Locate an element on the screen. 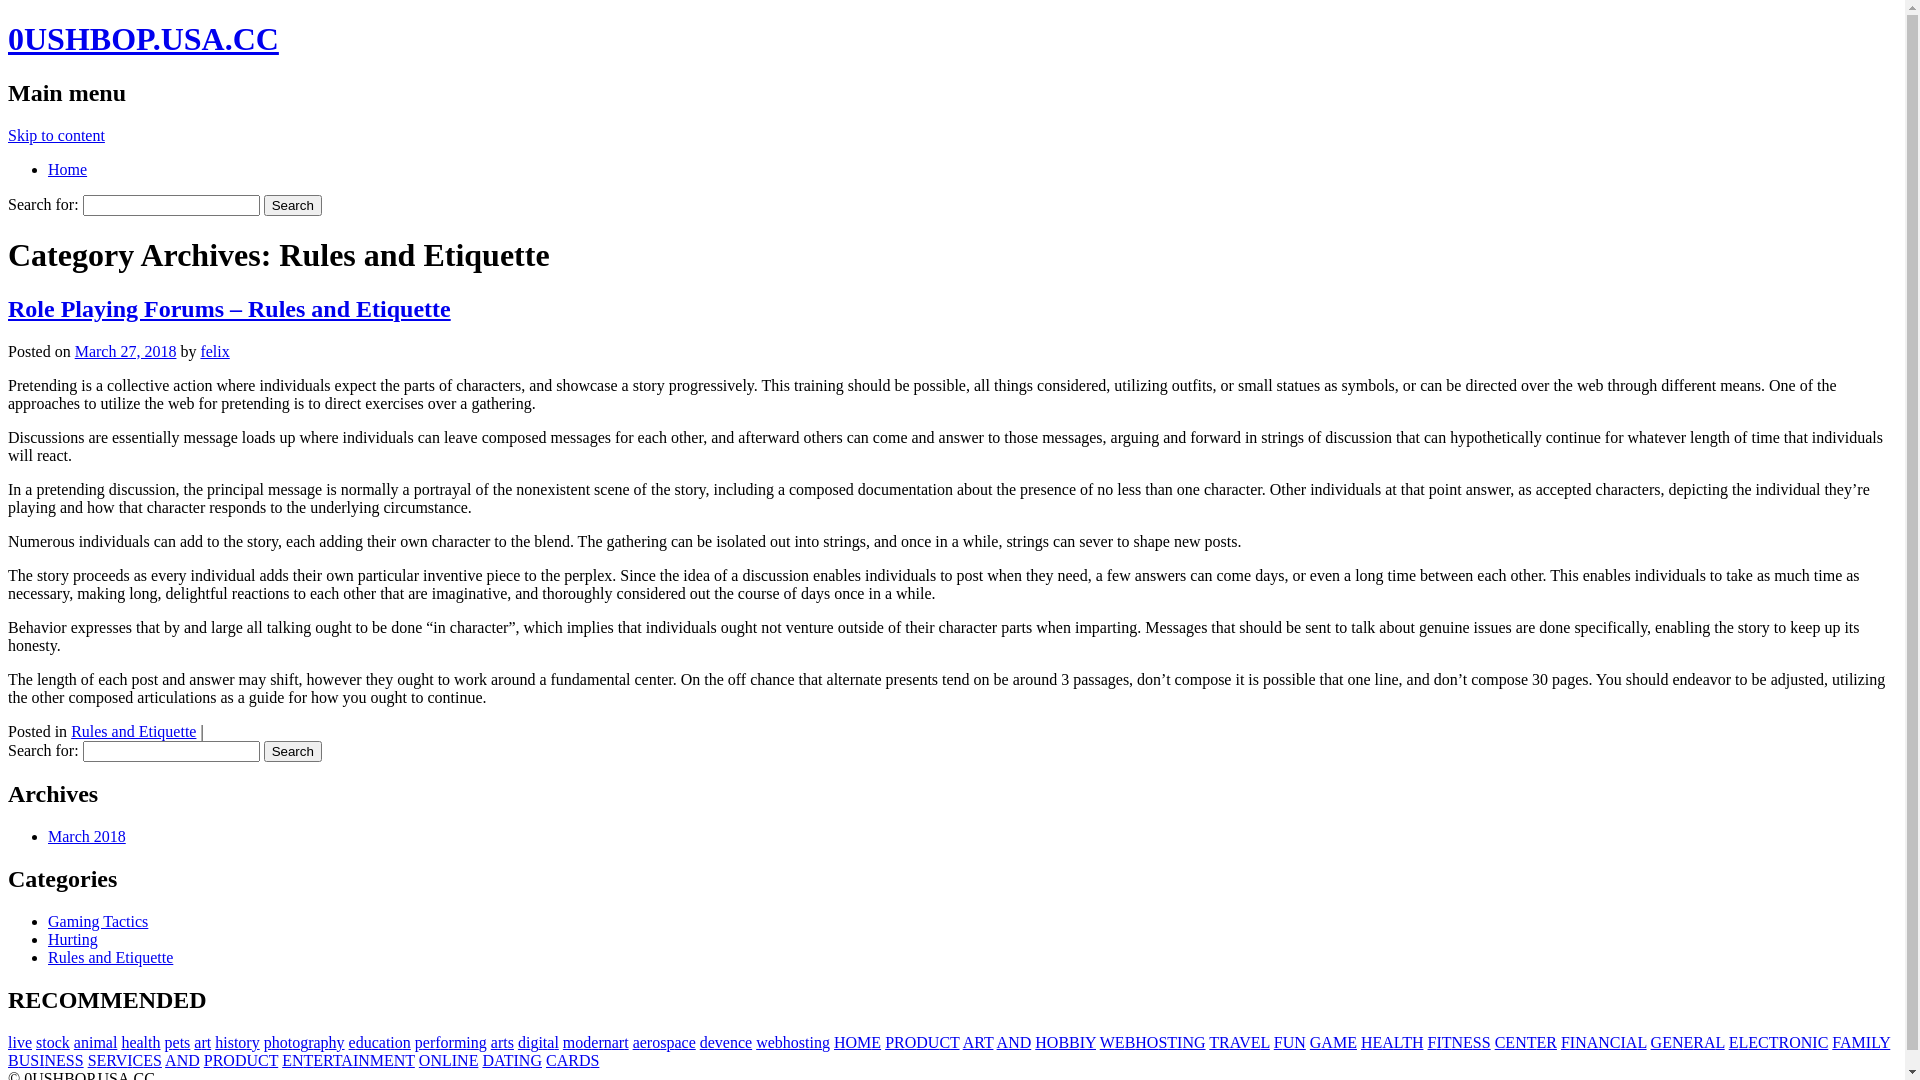  'W' is located at coordinates (1106, 1041).